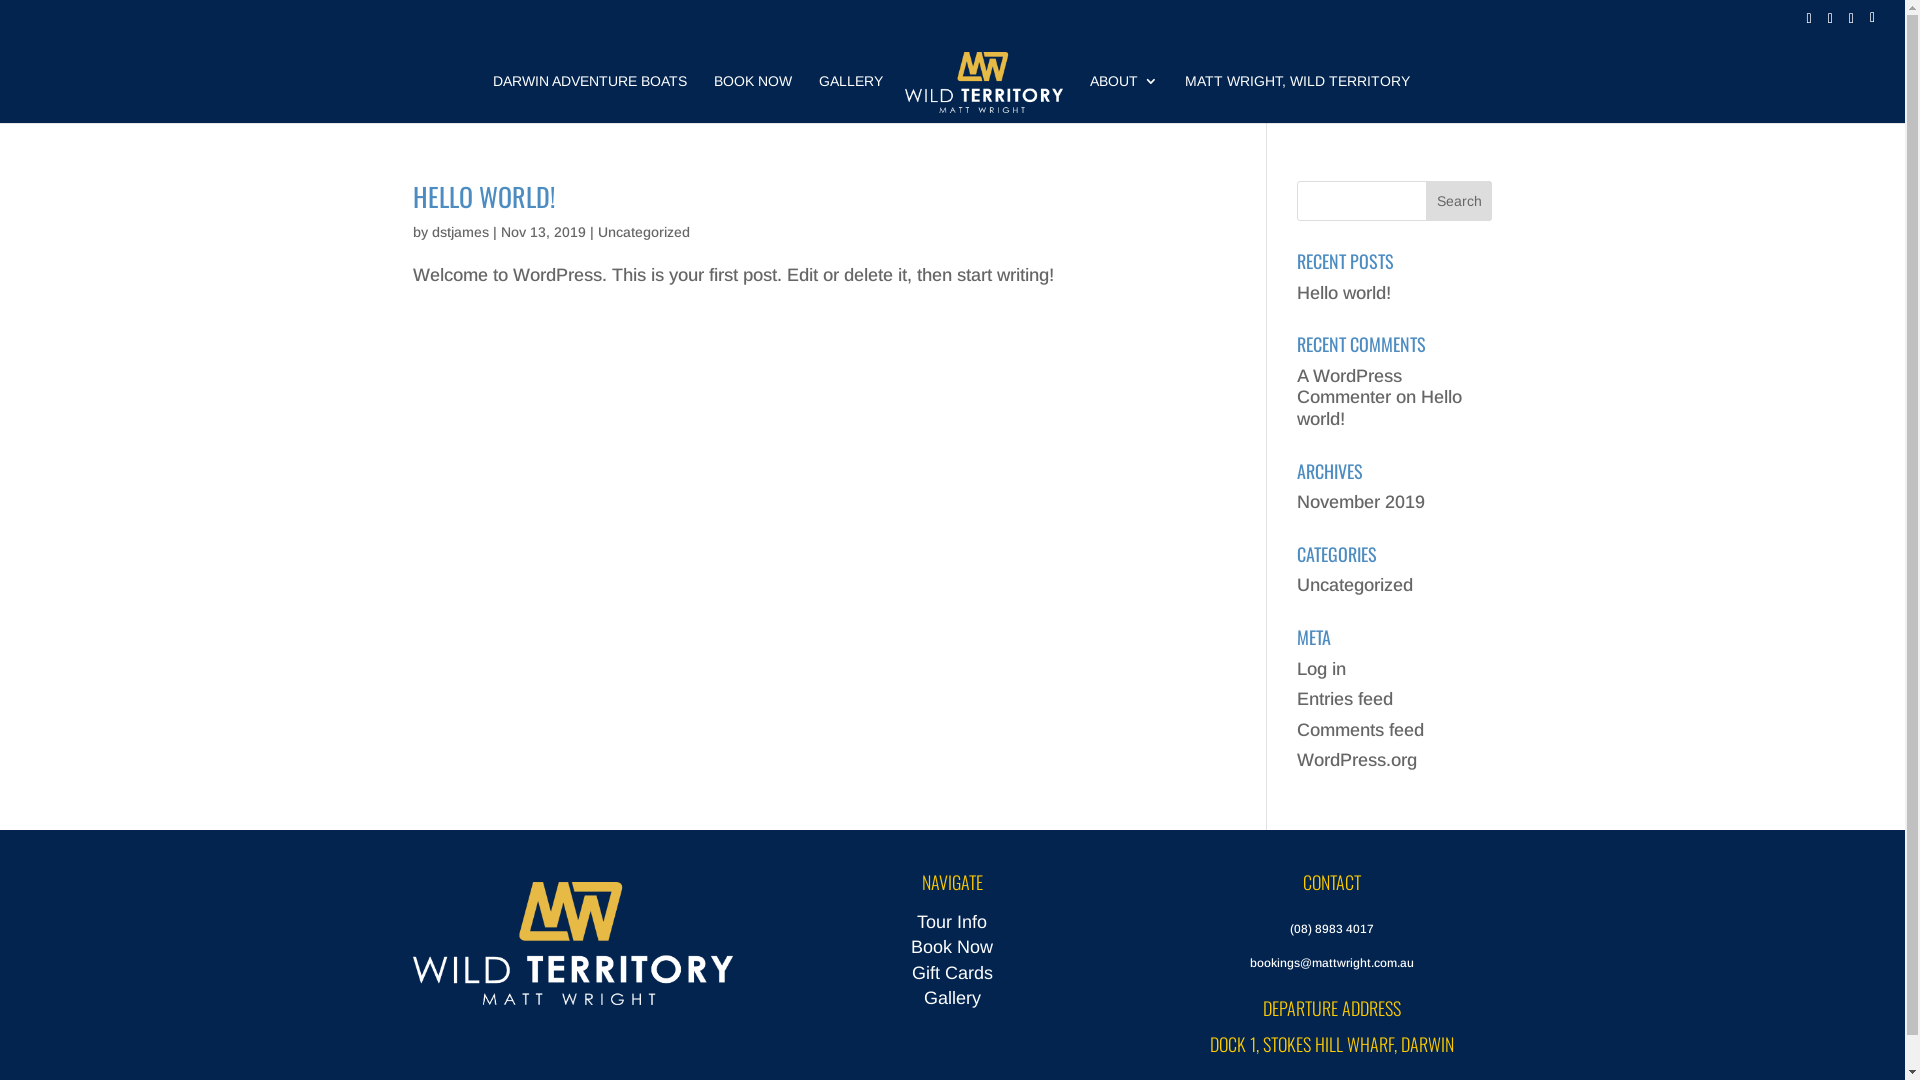 The image size is (1920, 1080). Describe the element at coordinates (1459, 200) in the screenshot. I see `'Search'` at that location.